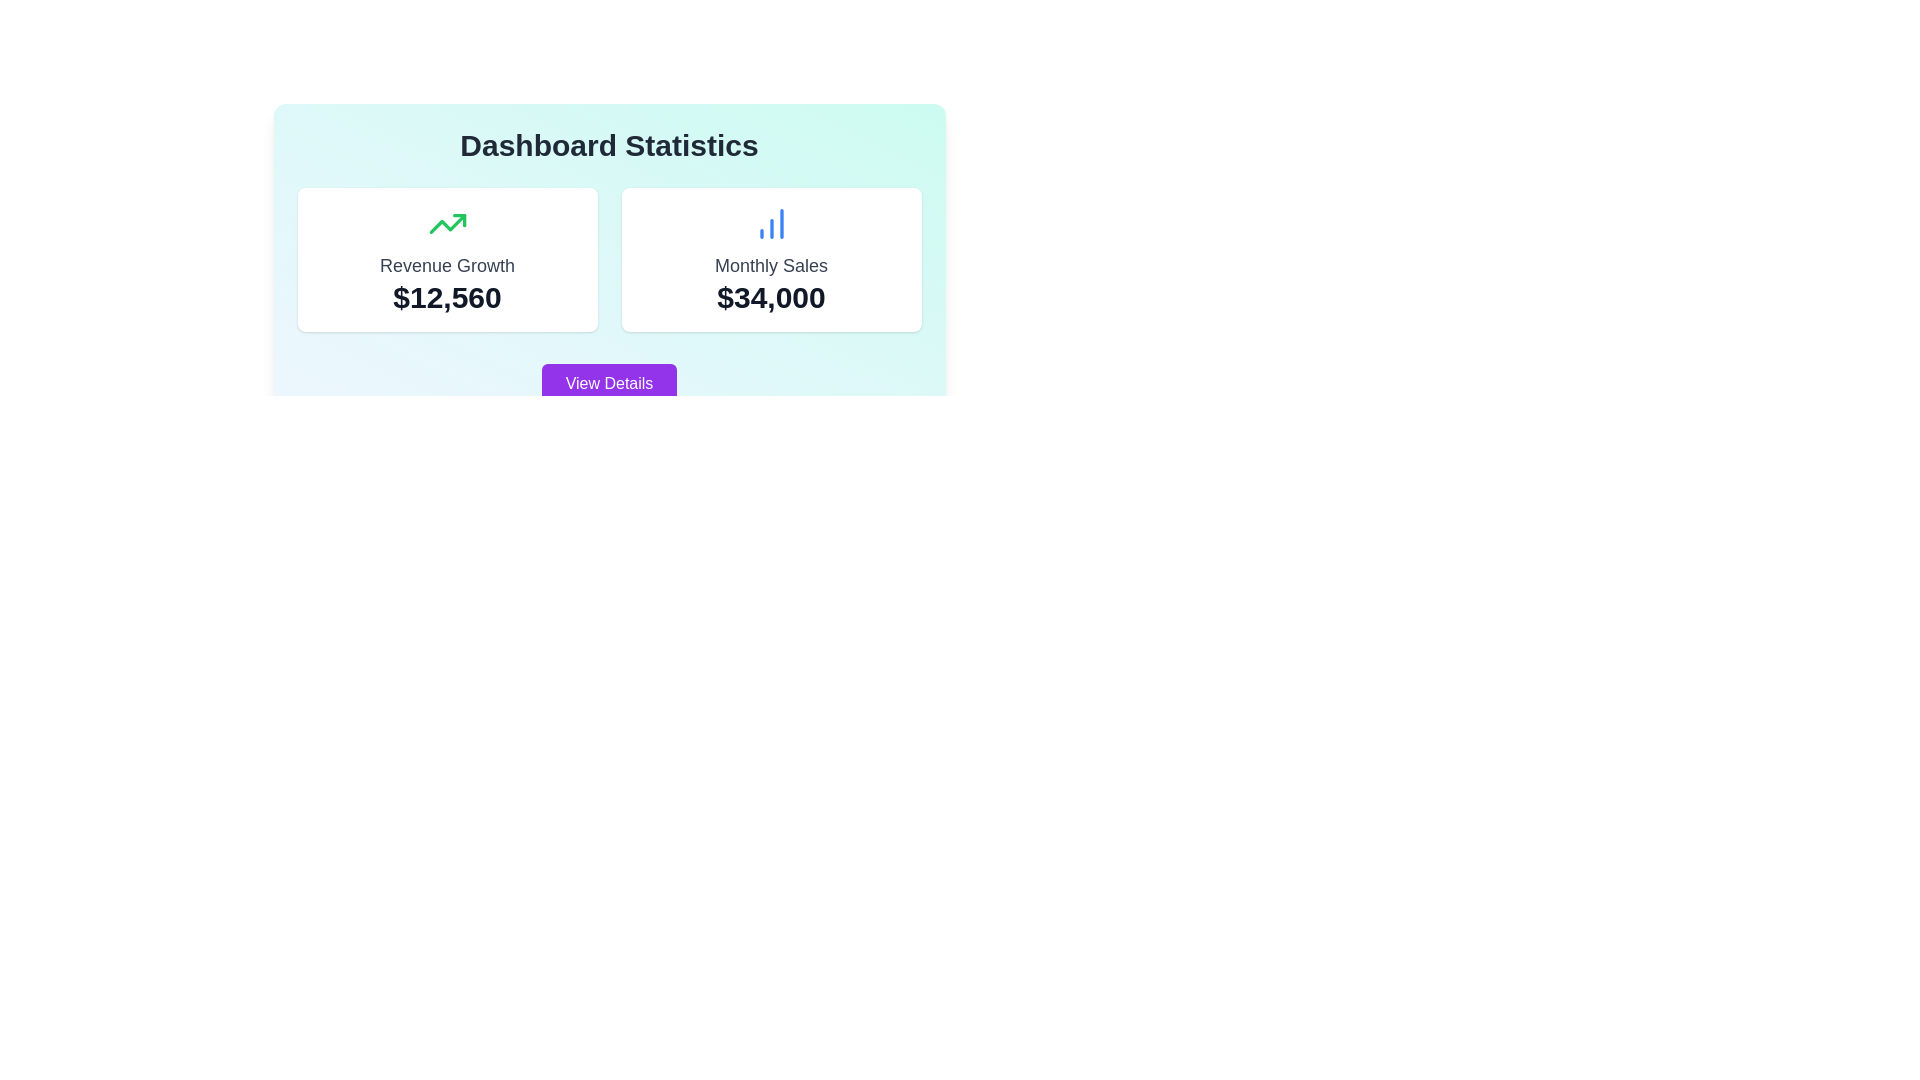 This screenshot has height=1080, width=1920. What do you see at coordinates (446, 223) in the screenshot?
I see `the graphical icon representing positive growth or trends in the 'Revenue Growth' section, located in the upper-left icon of the leftmost card` at bounding box center [446, 223].